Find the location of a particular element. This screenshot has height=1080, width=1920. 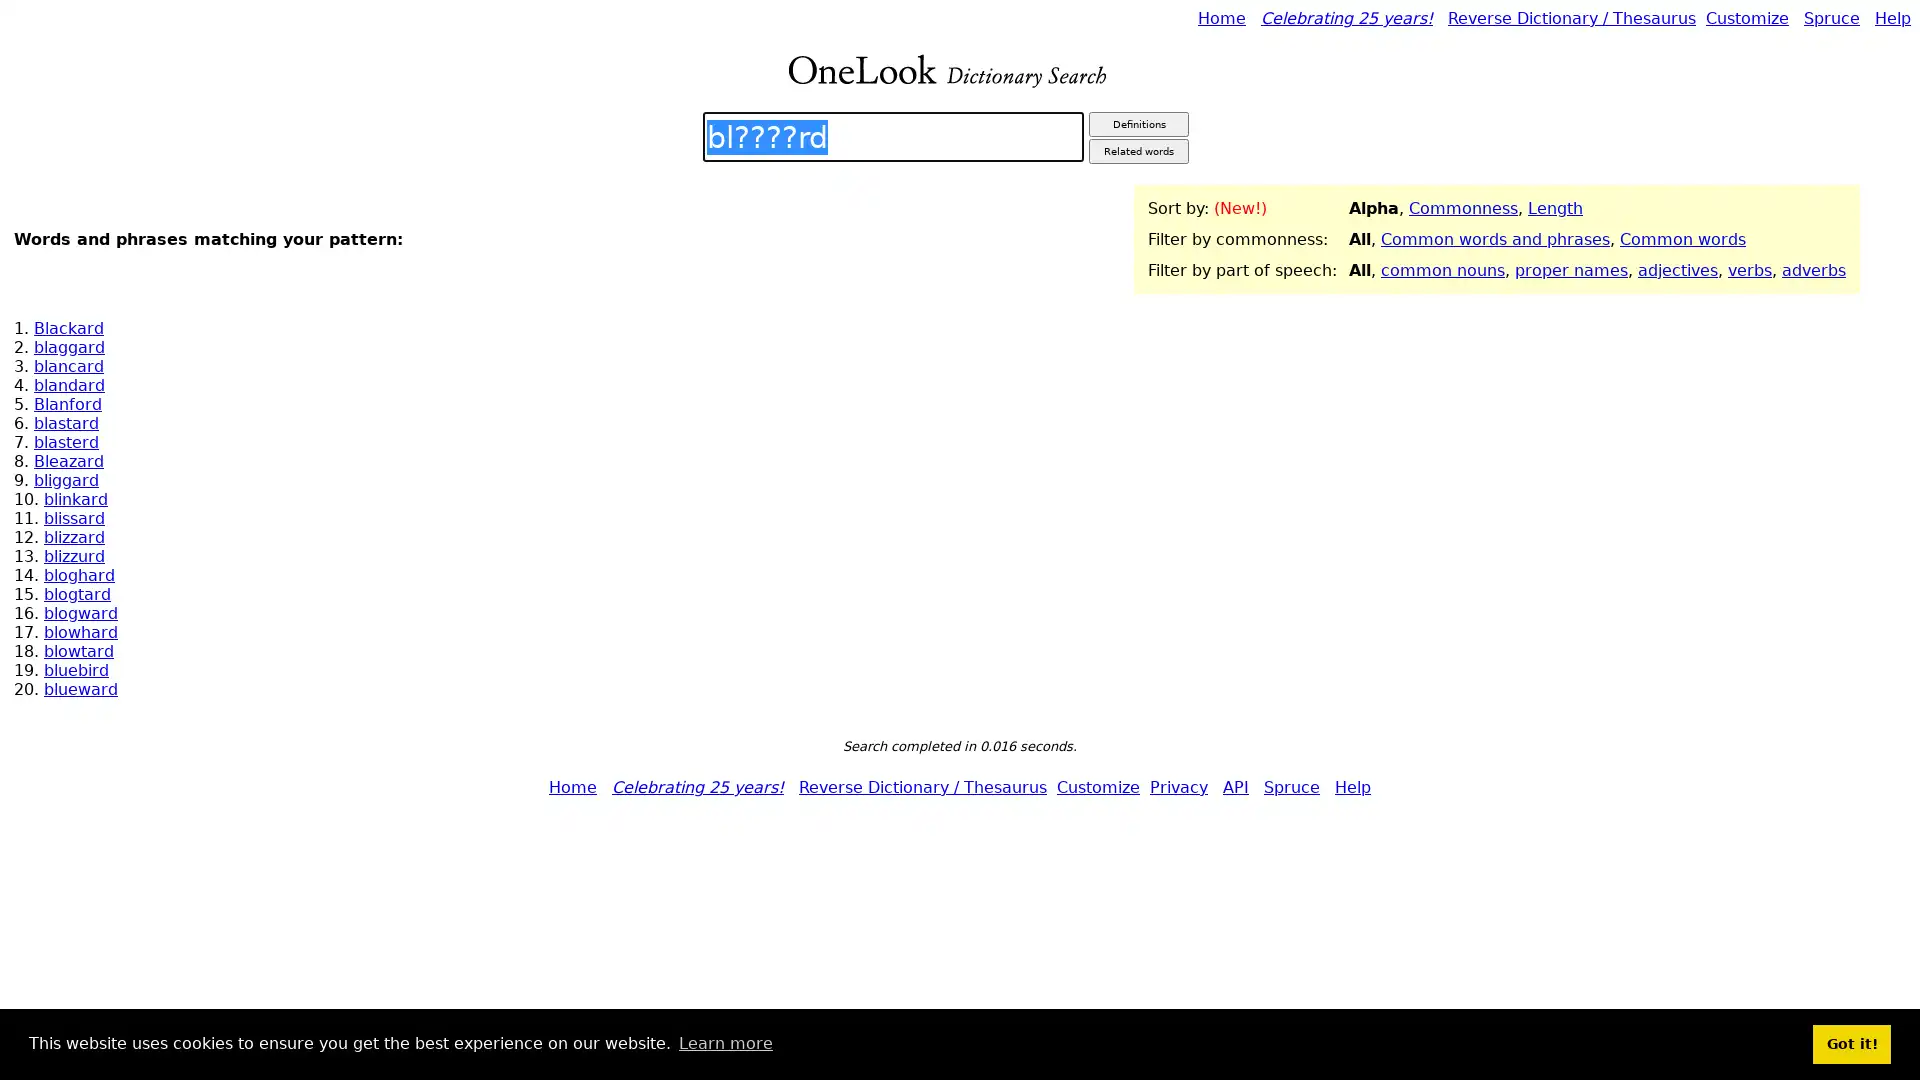

dismiss cookie message is located at coordinates (1851, 1043).